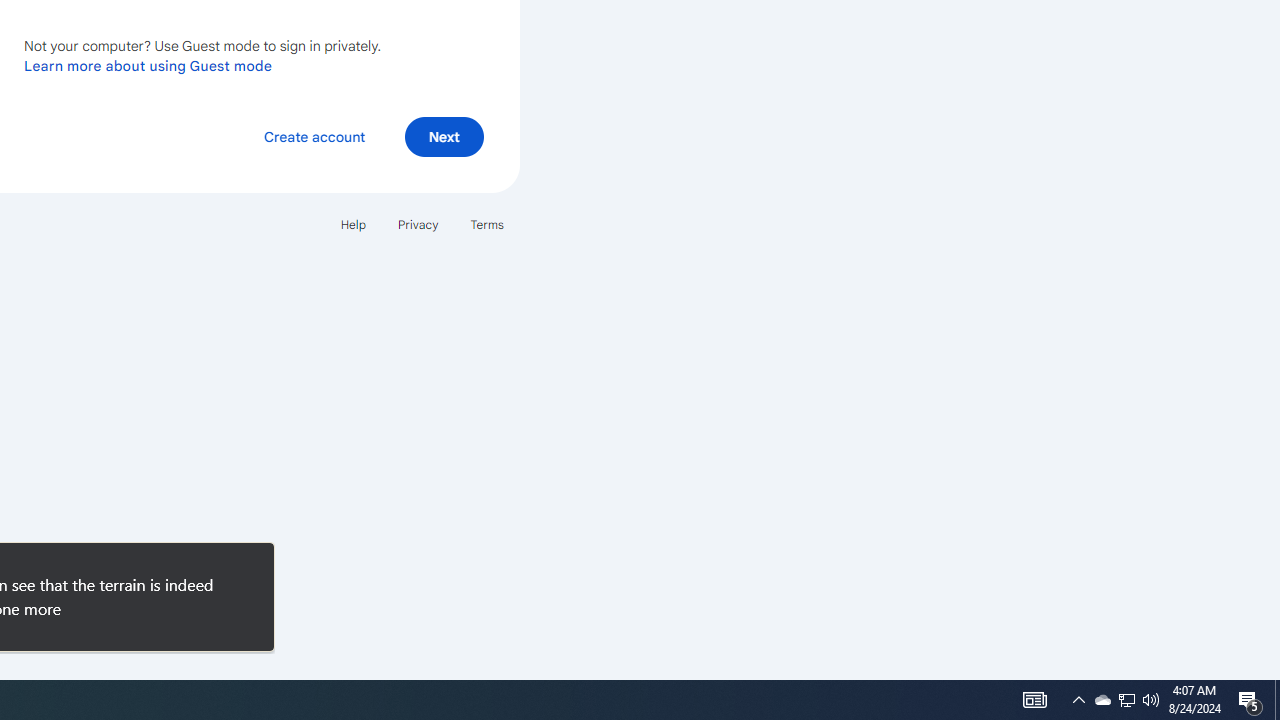  Describe the element at coordinates (443, 135) in the screenshot. I see `'Next'` at that location.